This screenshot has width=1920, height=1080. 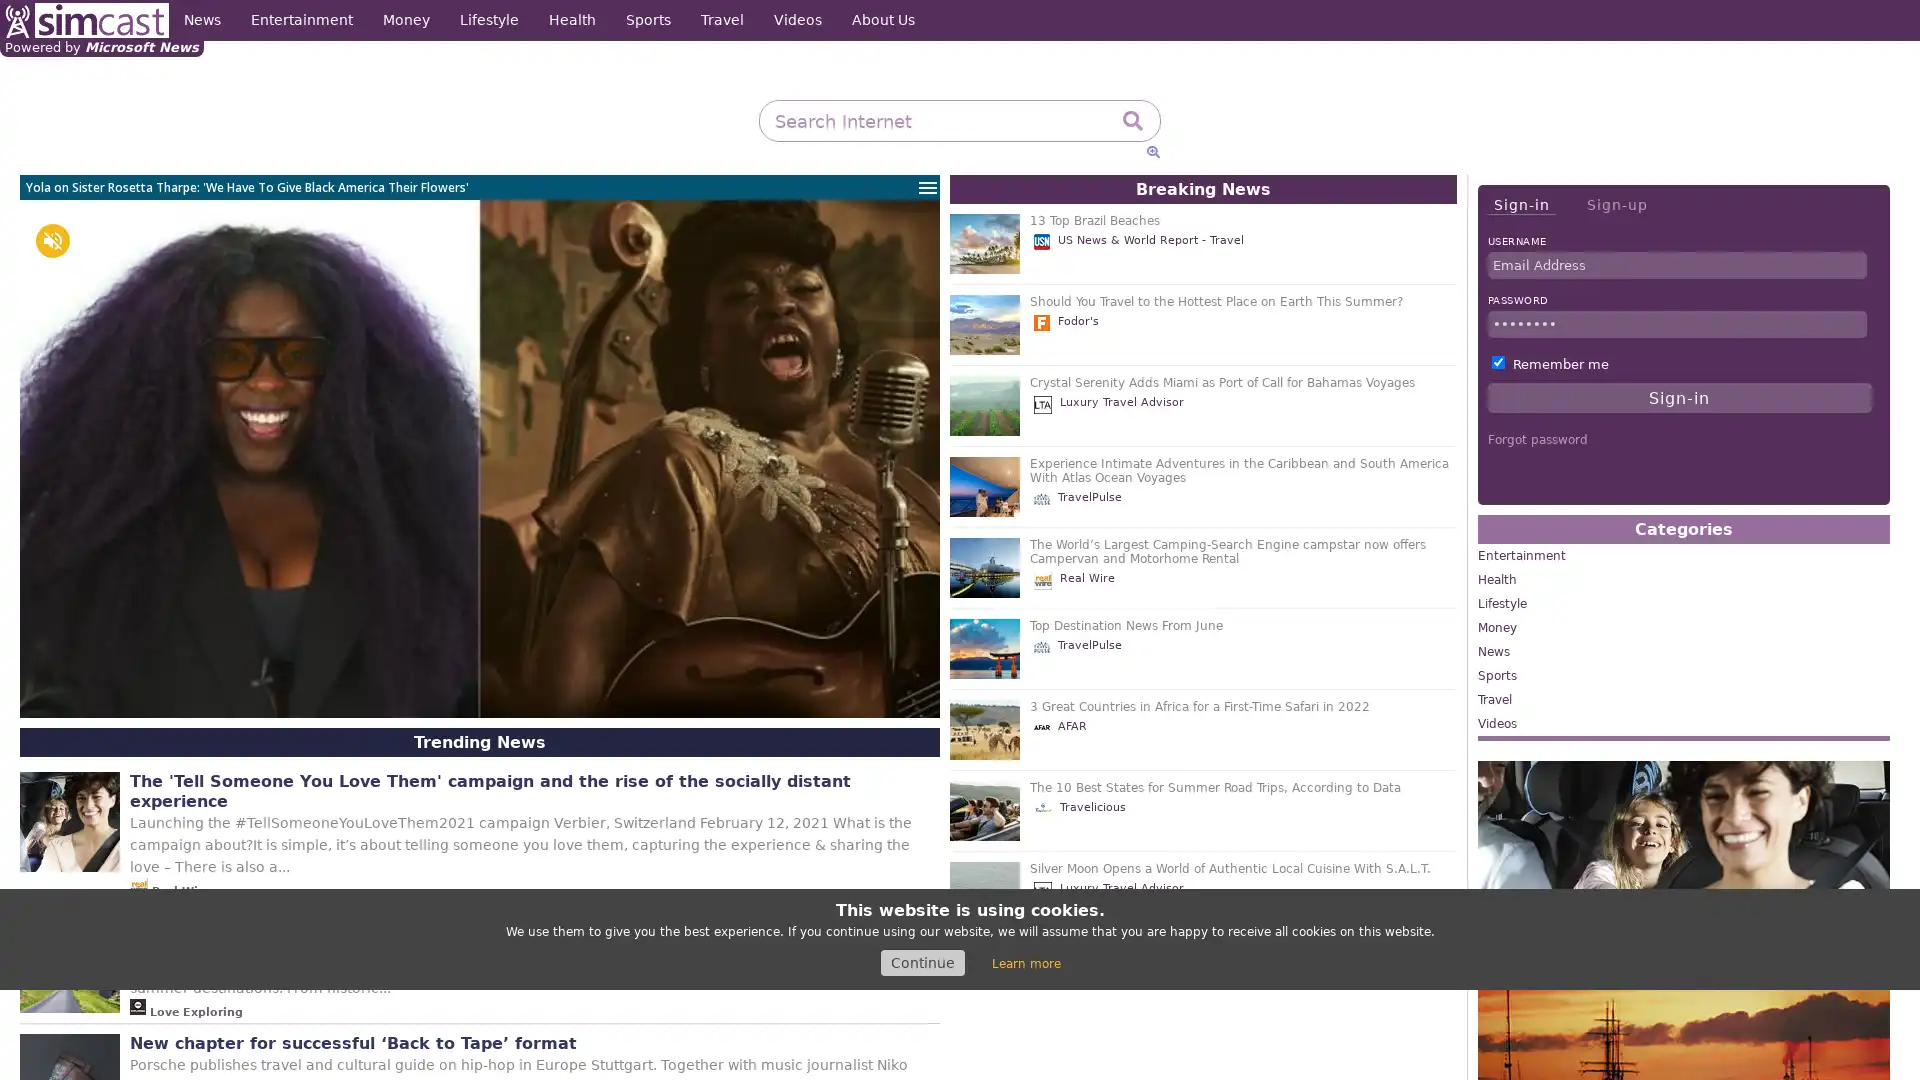 I want to click on Sign-in, so click(x=1520, y=205).